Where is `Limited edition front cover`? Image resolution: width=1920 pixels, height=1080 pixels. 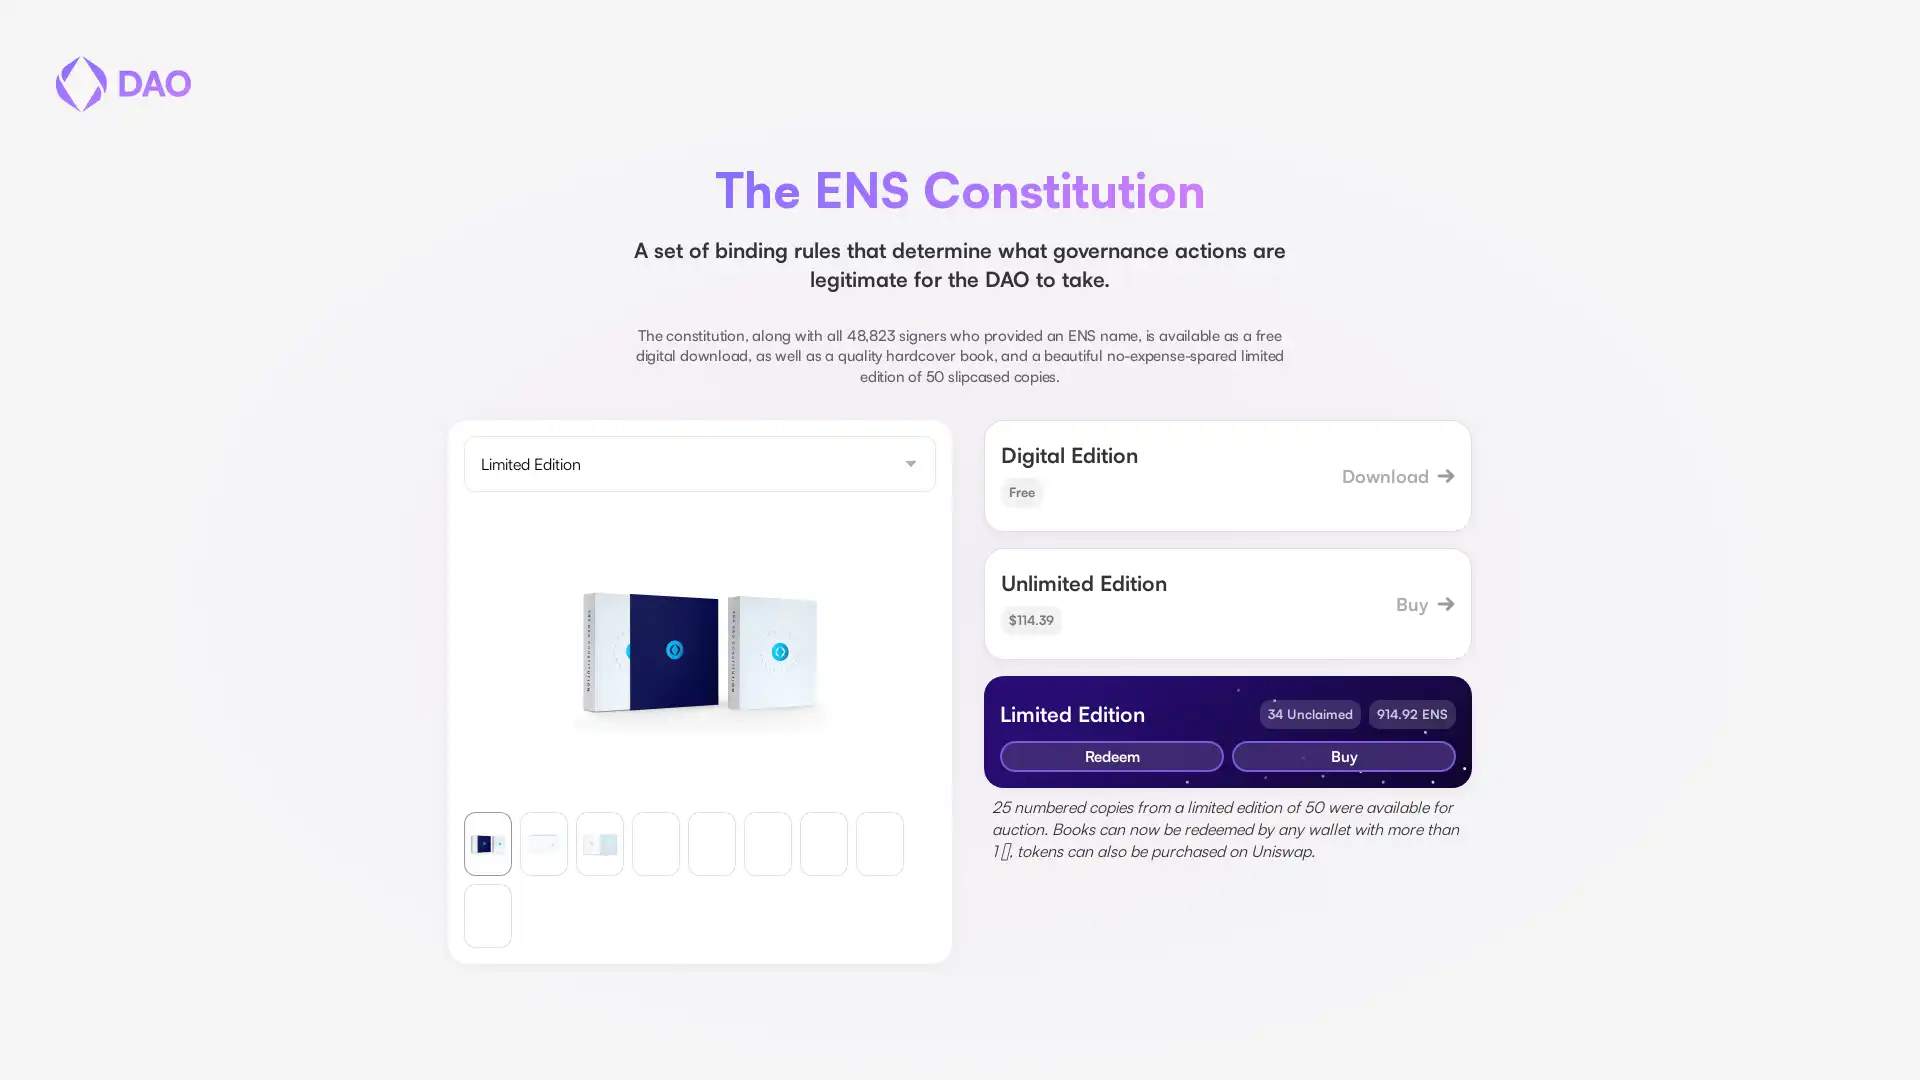
Limited edition front cover is located at coordinates (543, 843).